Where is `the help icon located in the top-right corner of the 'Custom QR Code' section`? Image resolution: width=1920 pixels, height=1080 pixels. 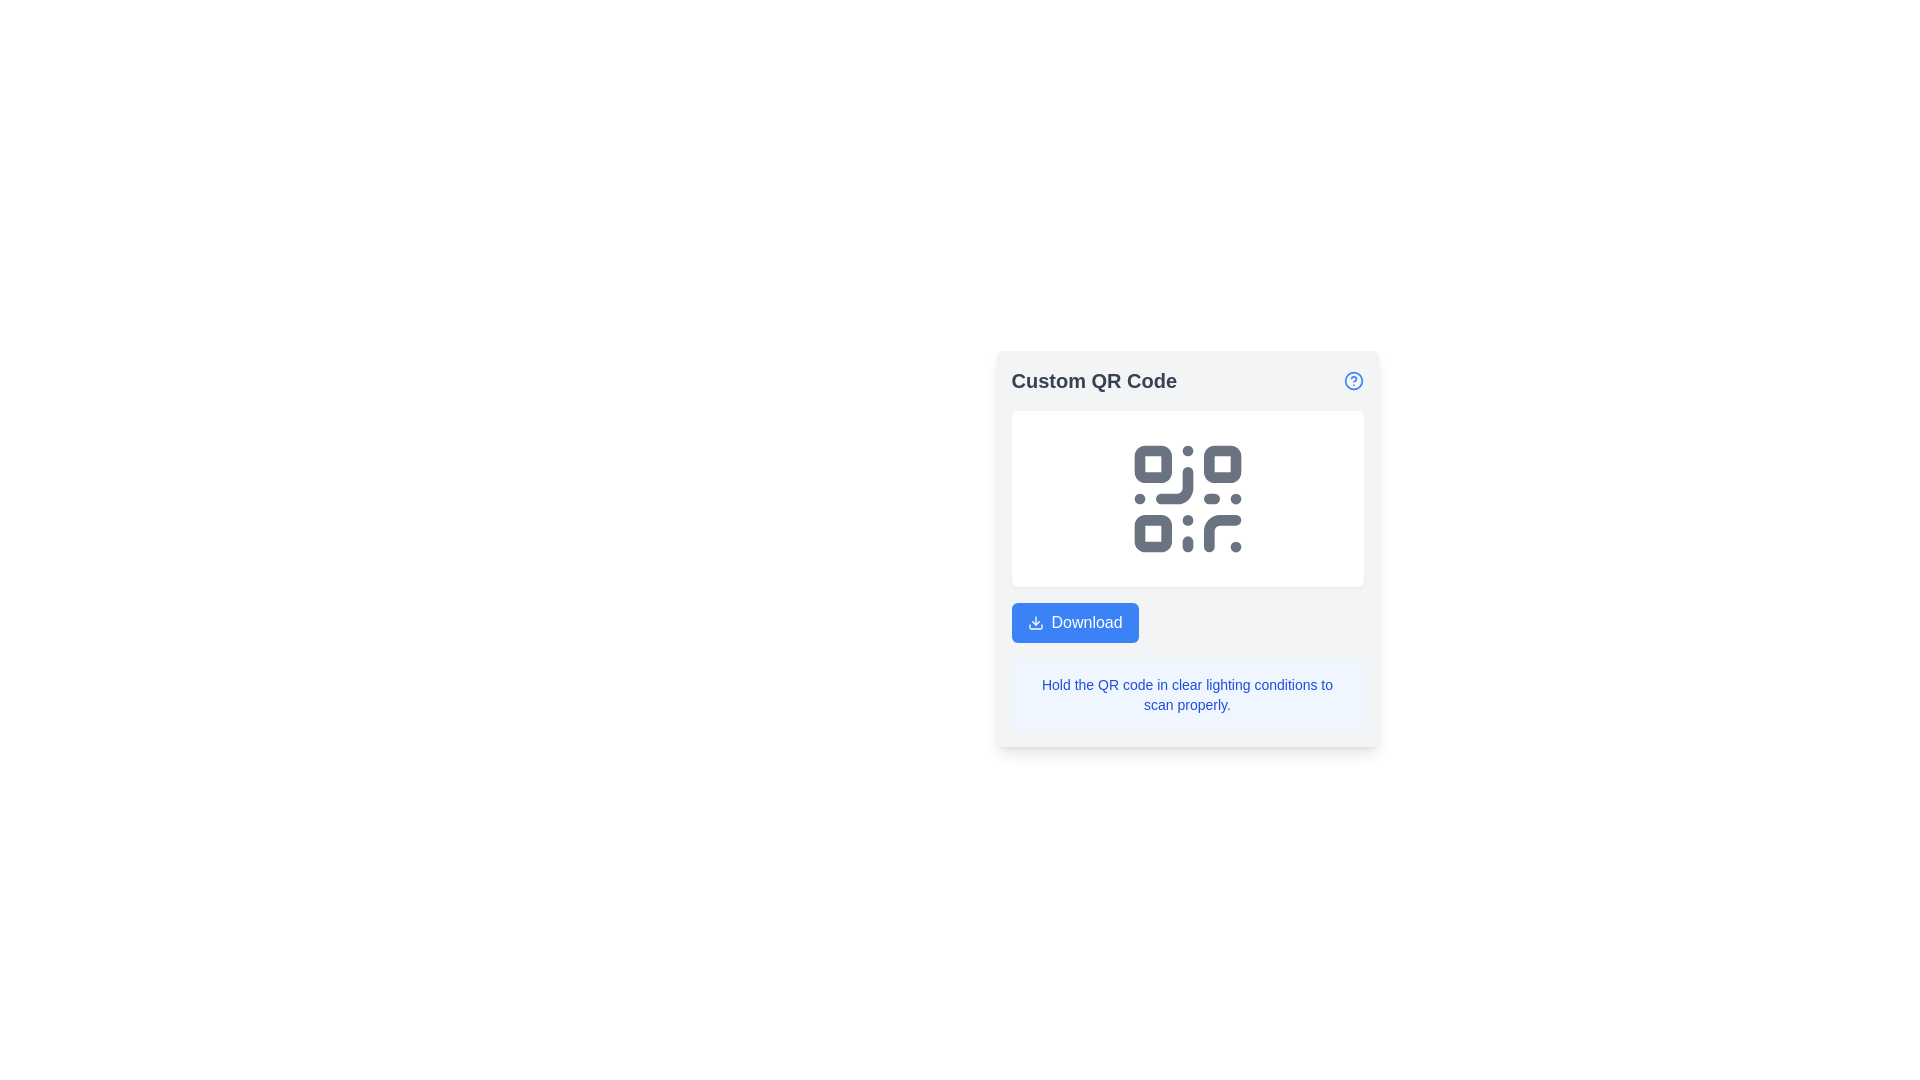 the help icon located in the top-right corner of the 'Custom QR Code' section is located at coordinates (1353, 381).